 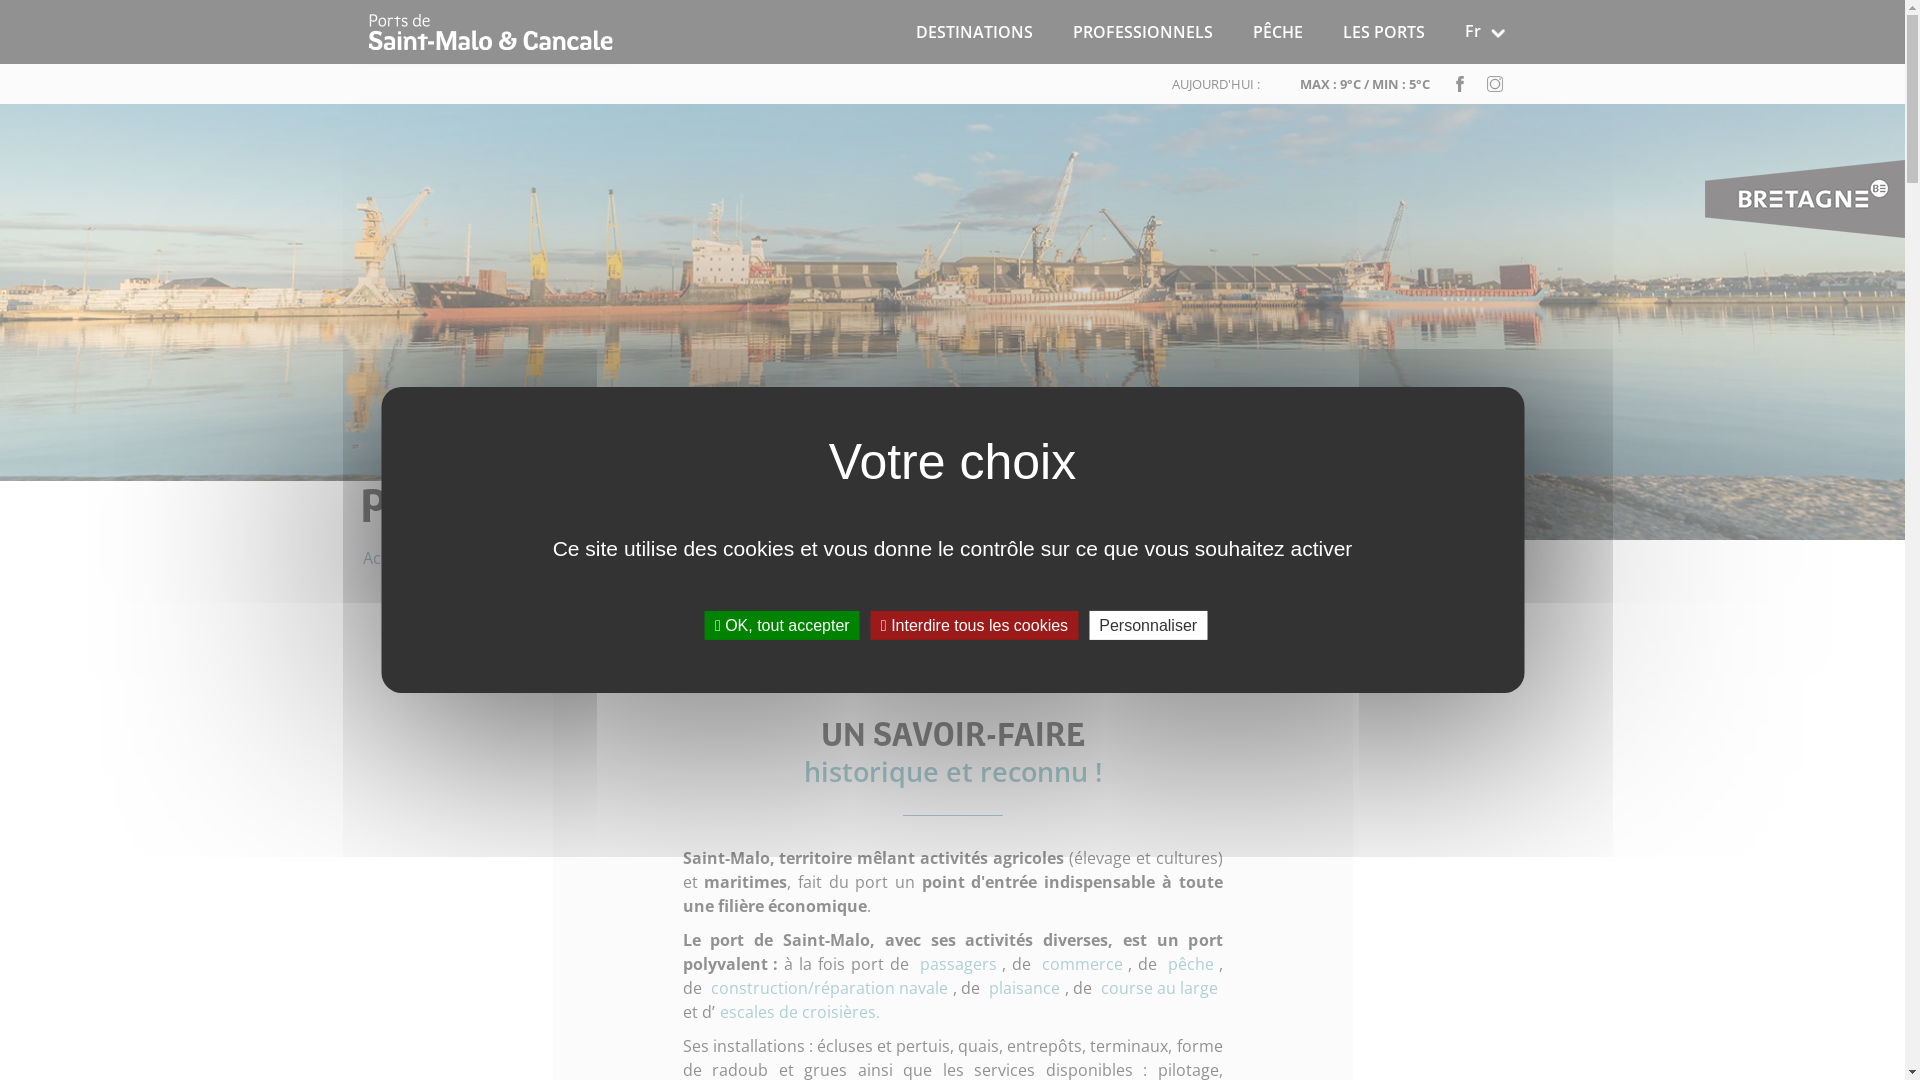 What do you see at coordinates (491, 31) in the screenshot?
I see `'Accueil'` at bounding box center [491, 31].